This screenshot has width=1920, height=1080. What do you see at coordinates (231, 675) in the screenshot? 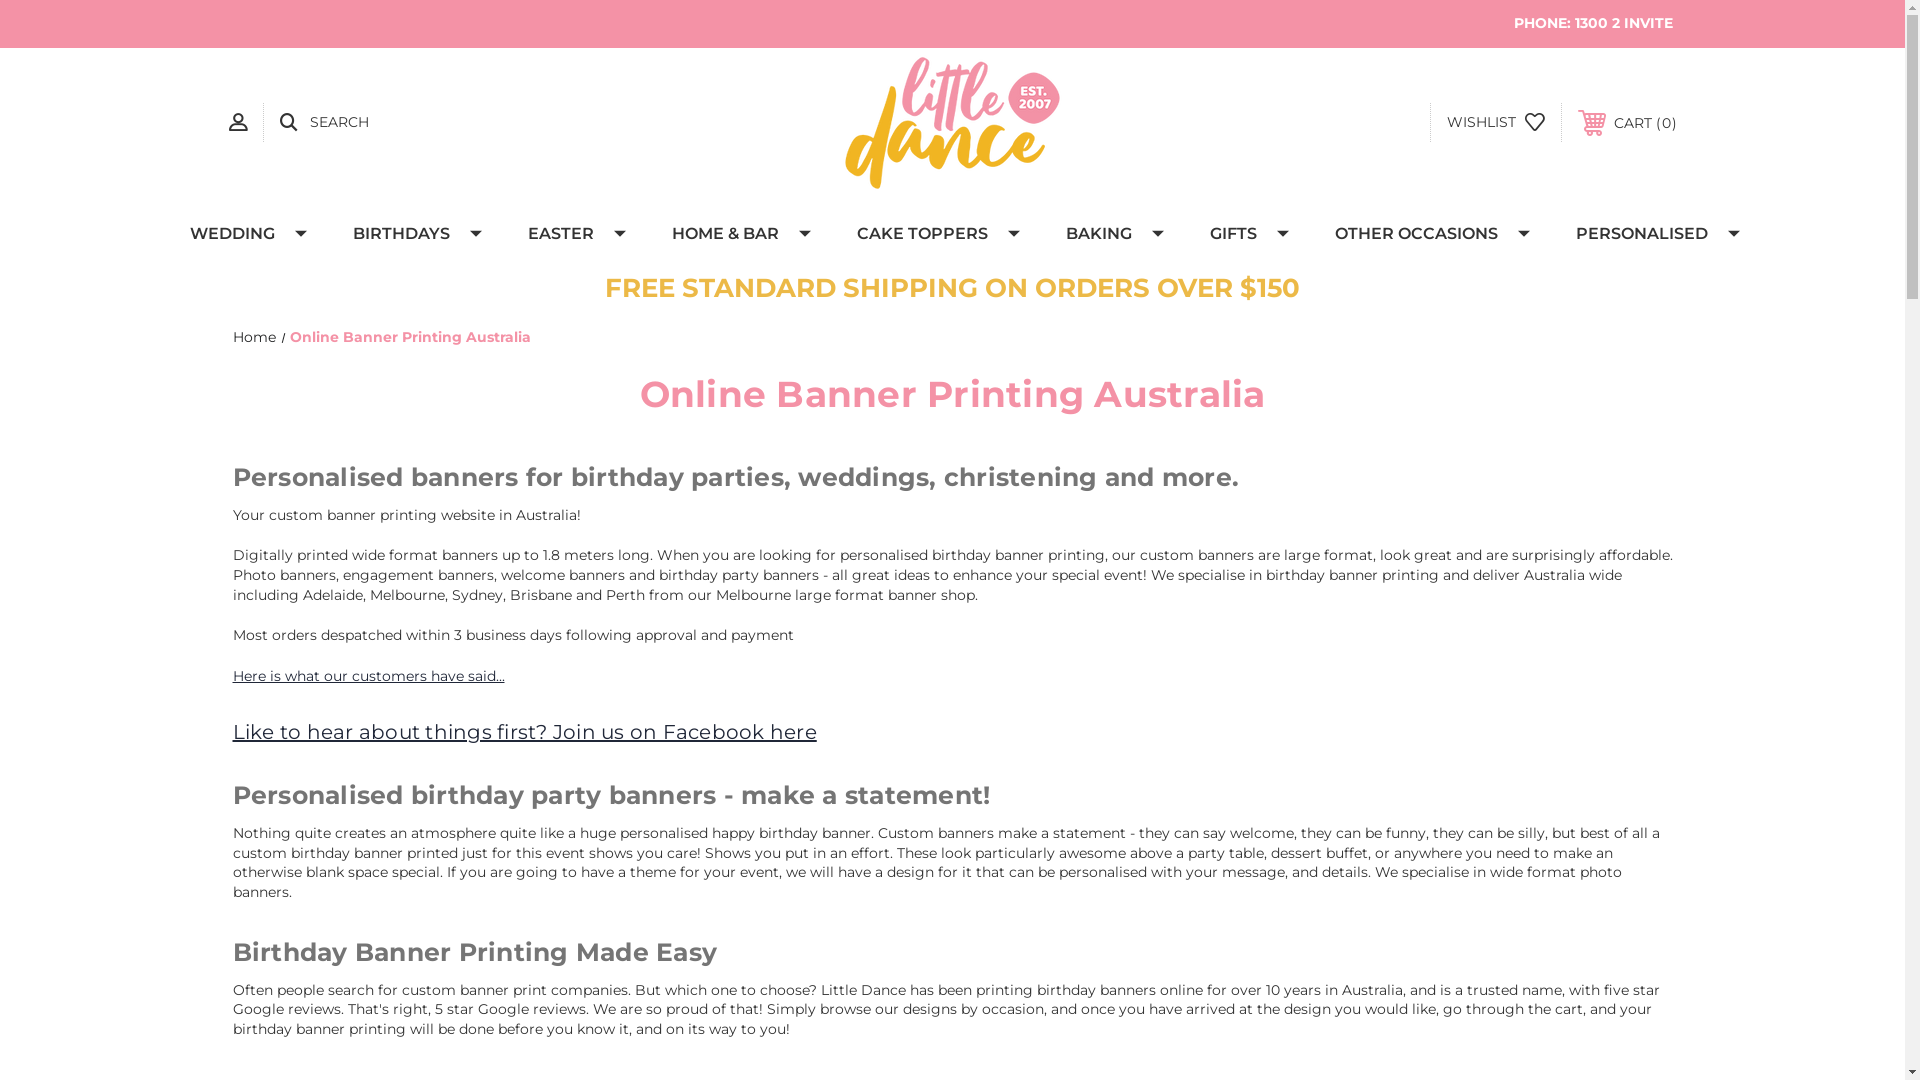
I see `'Here is what our customers have said...'` at bounding box center [231, 675].